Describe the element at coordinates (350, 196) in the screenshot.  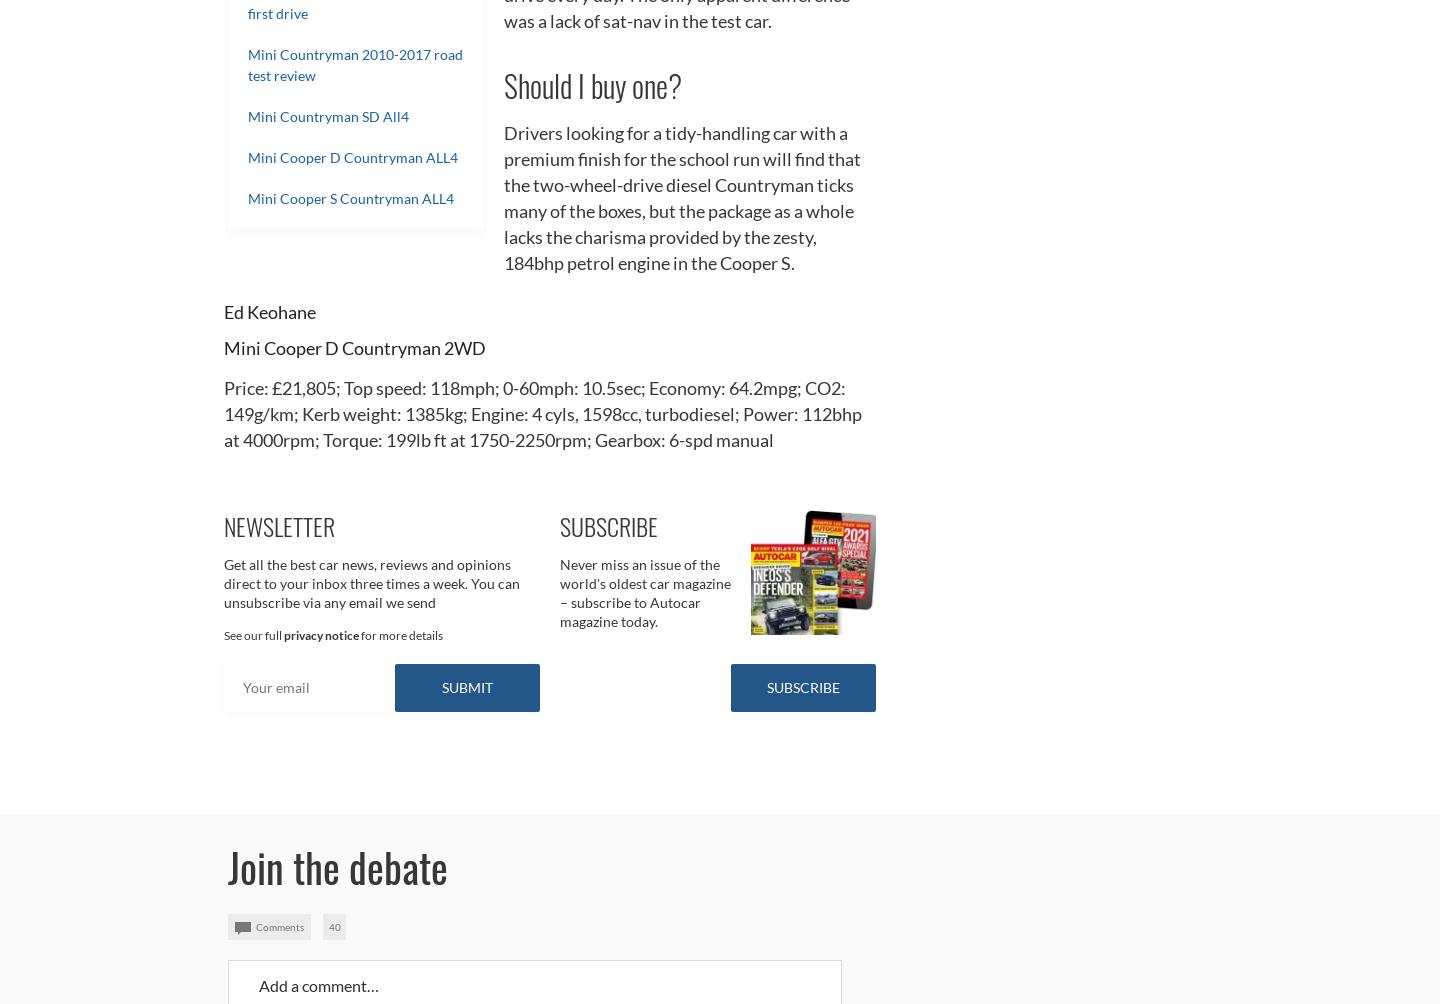
I see `'Mini Cooper S Countryman ALL4'` at that location.